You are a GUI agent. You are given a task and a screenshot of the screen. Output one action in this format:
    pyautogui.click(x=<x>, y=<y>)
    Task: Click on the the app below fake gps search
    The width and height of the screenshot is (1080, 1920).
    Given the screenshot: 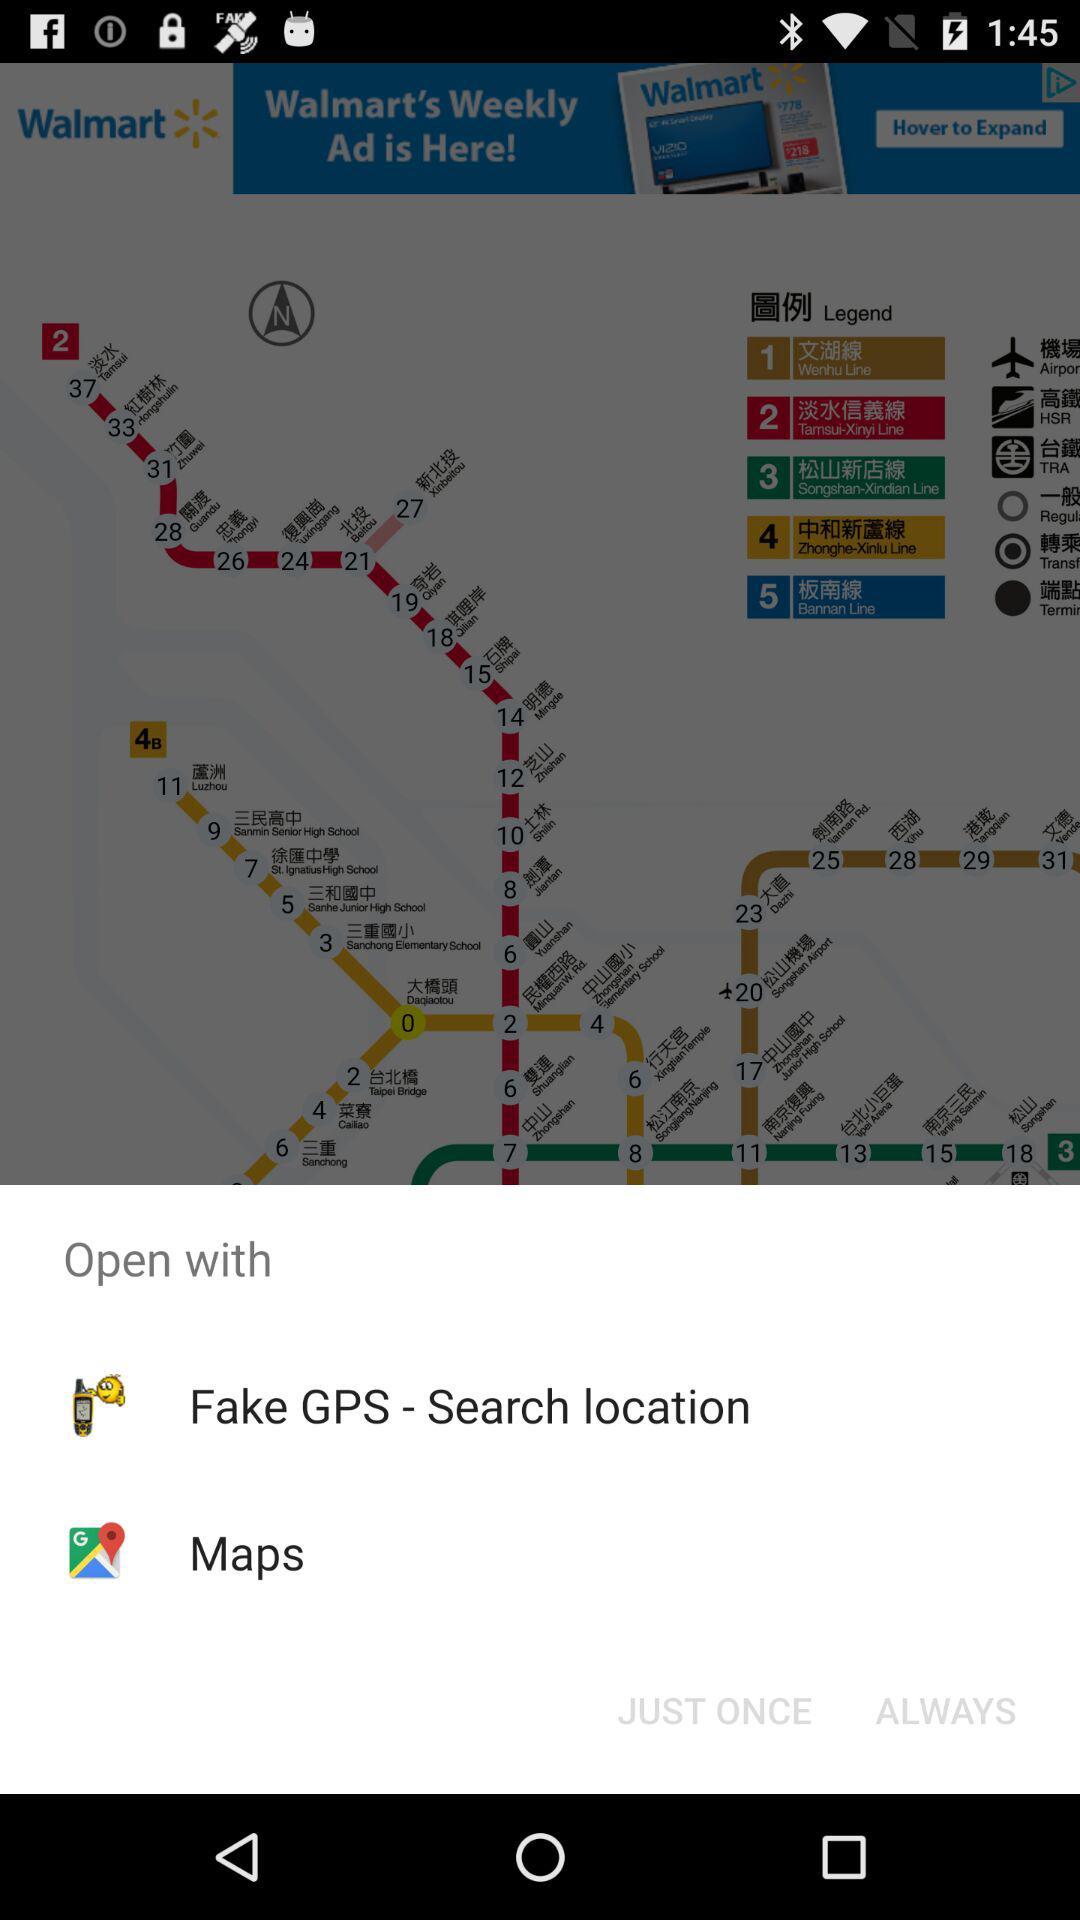 What is the action you would take?
    pyautogui.click(x=246, y=1551)
    